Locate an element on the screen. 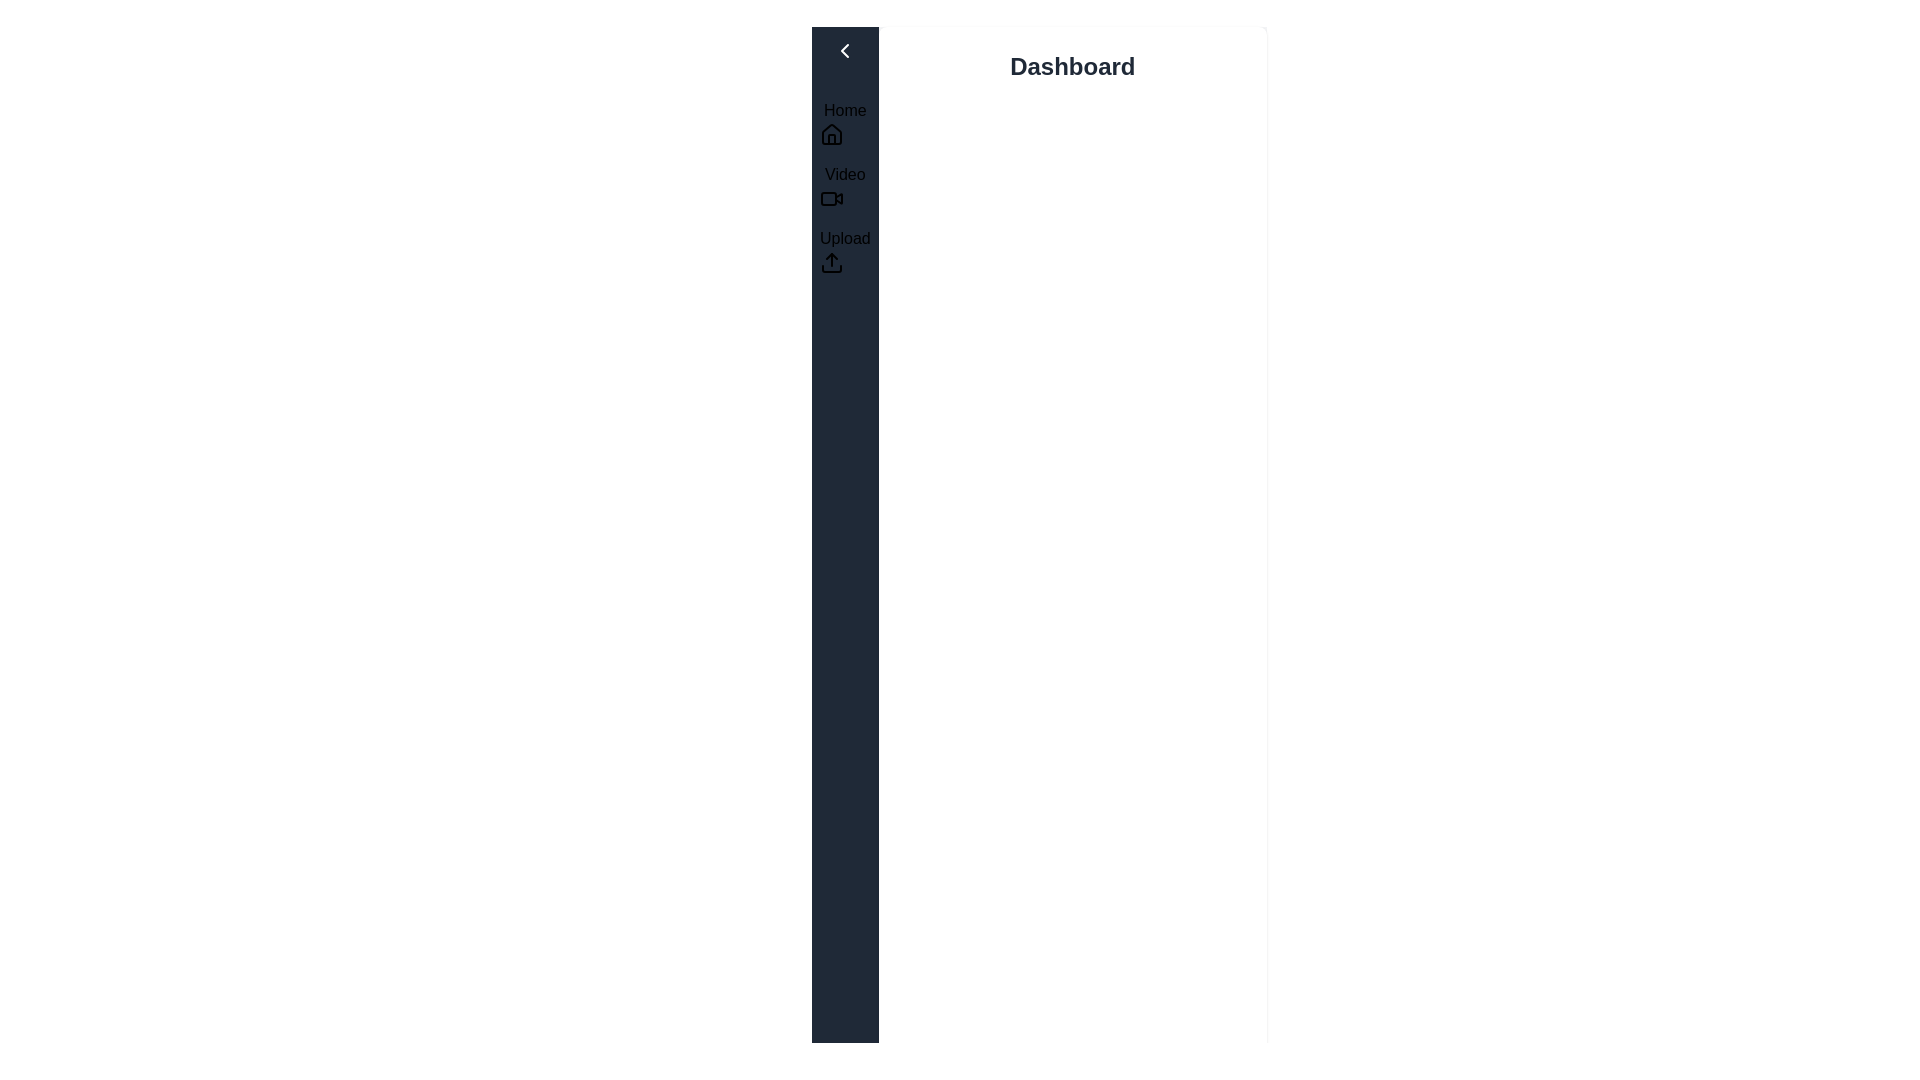 This screenshot has height=1080, width=1920. the dark rounded rectangle in the sidebar navigation menu is located at coordinates (829, 199).